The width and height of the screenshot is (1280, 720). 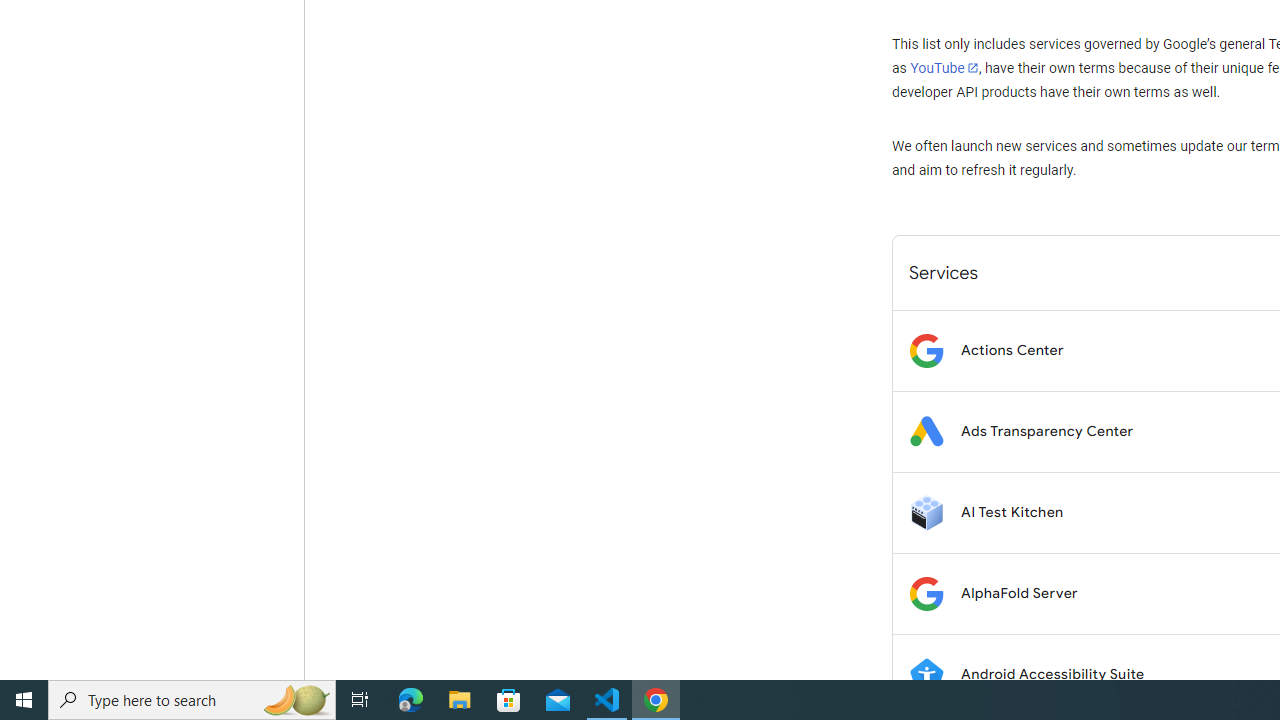 What do you see at coordinates (925, 592) in the screenshot?
I see `'Logo for AlphaFold Server'` at bounding box center [925, 592].